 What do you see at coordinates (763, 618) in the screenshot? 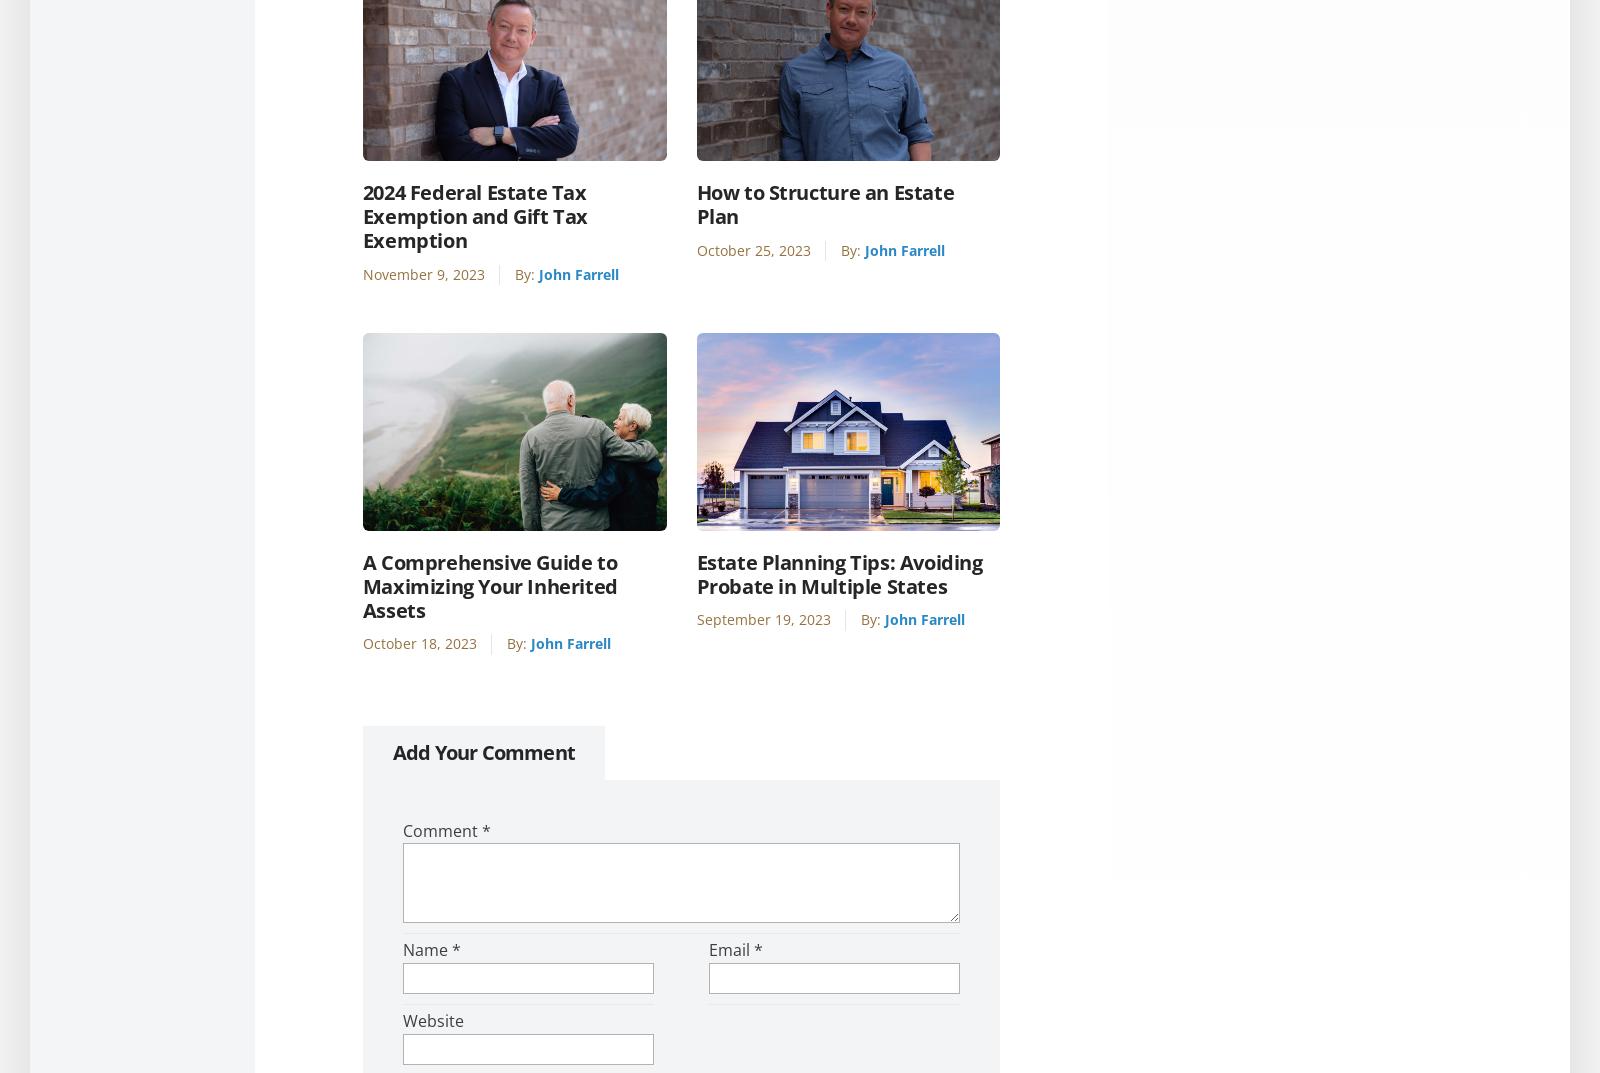
I see `'September 19, 2023'` at bounding box center [763, 618].